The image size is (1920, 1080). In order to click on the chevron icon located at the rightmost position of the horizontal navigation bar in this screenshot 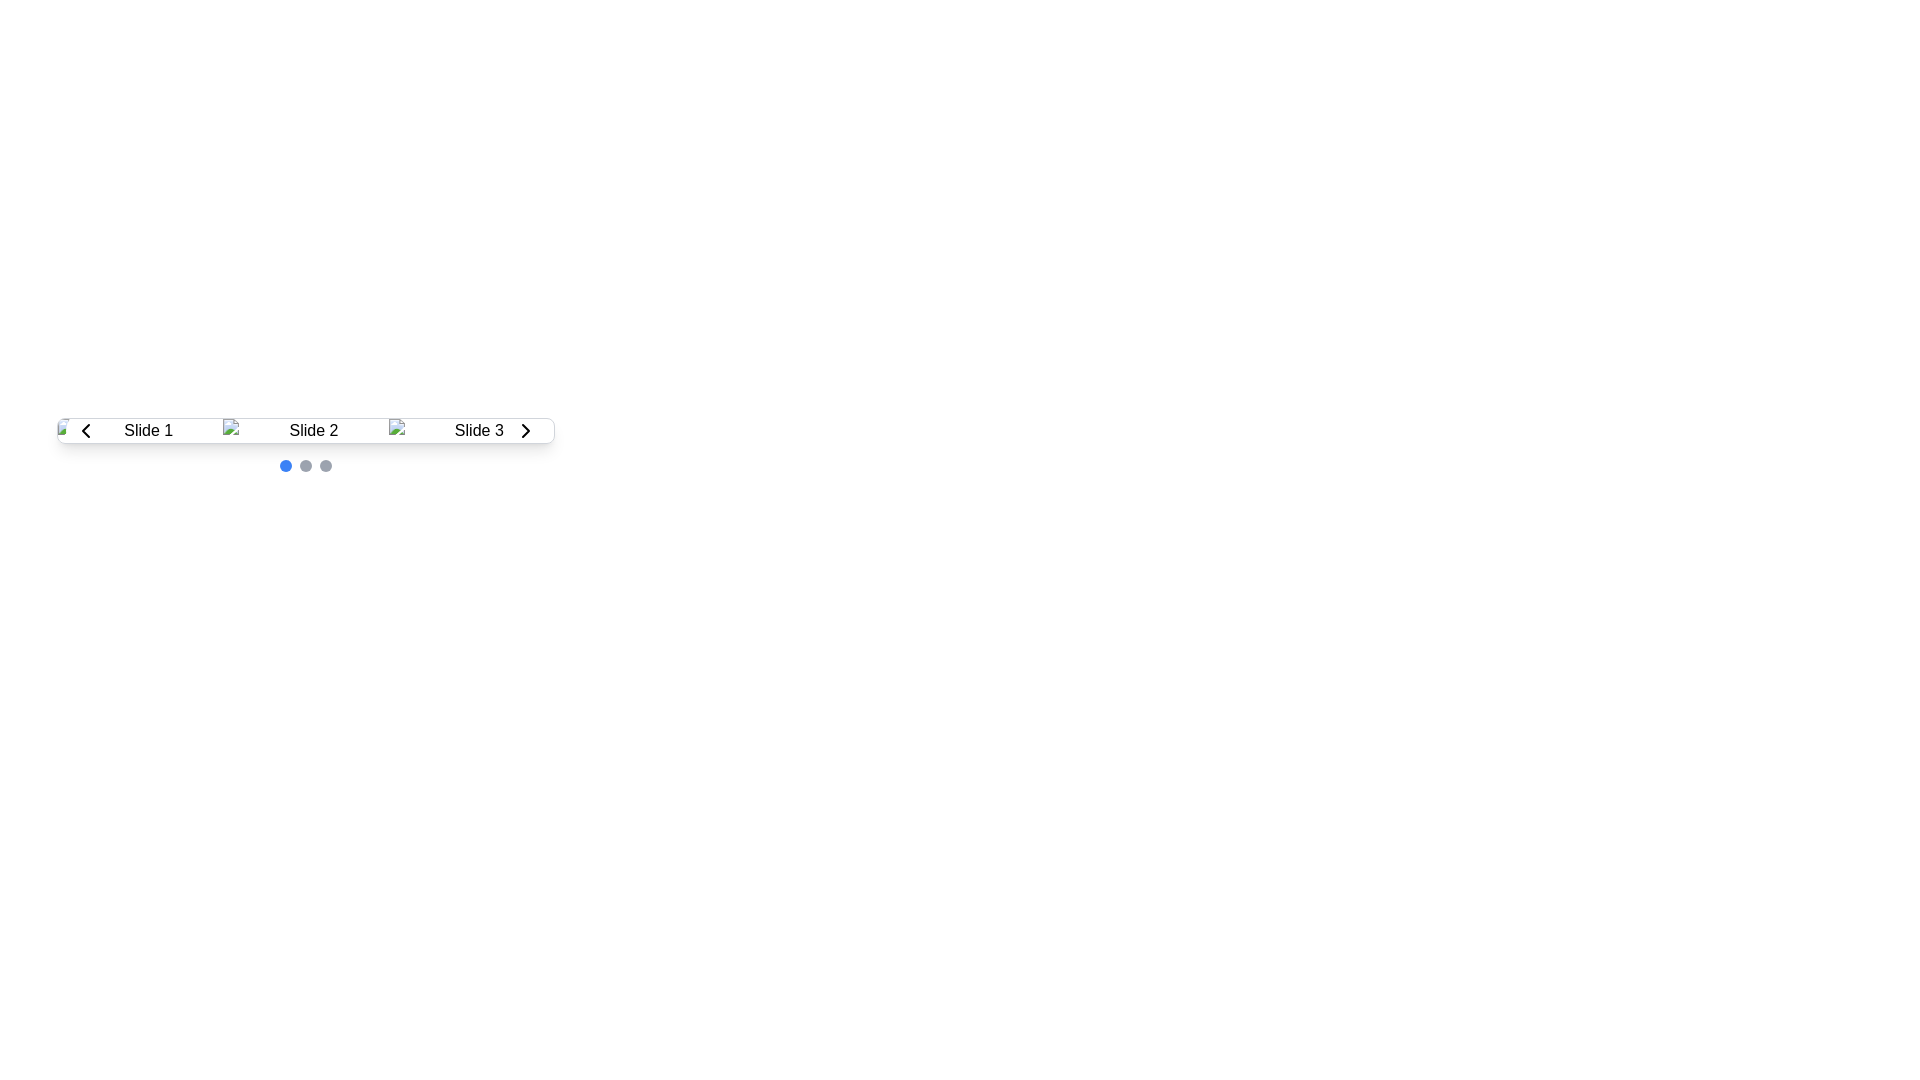, I will do `click(526, 430)`.